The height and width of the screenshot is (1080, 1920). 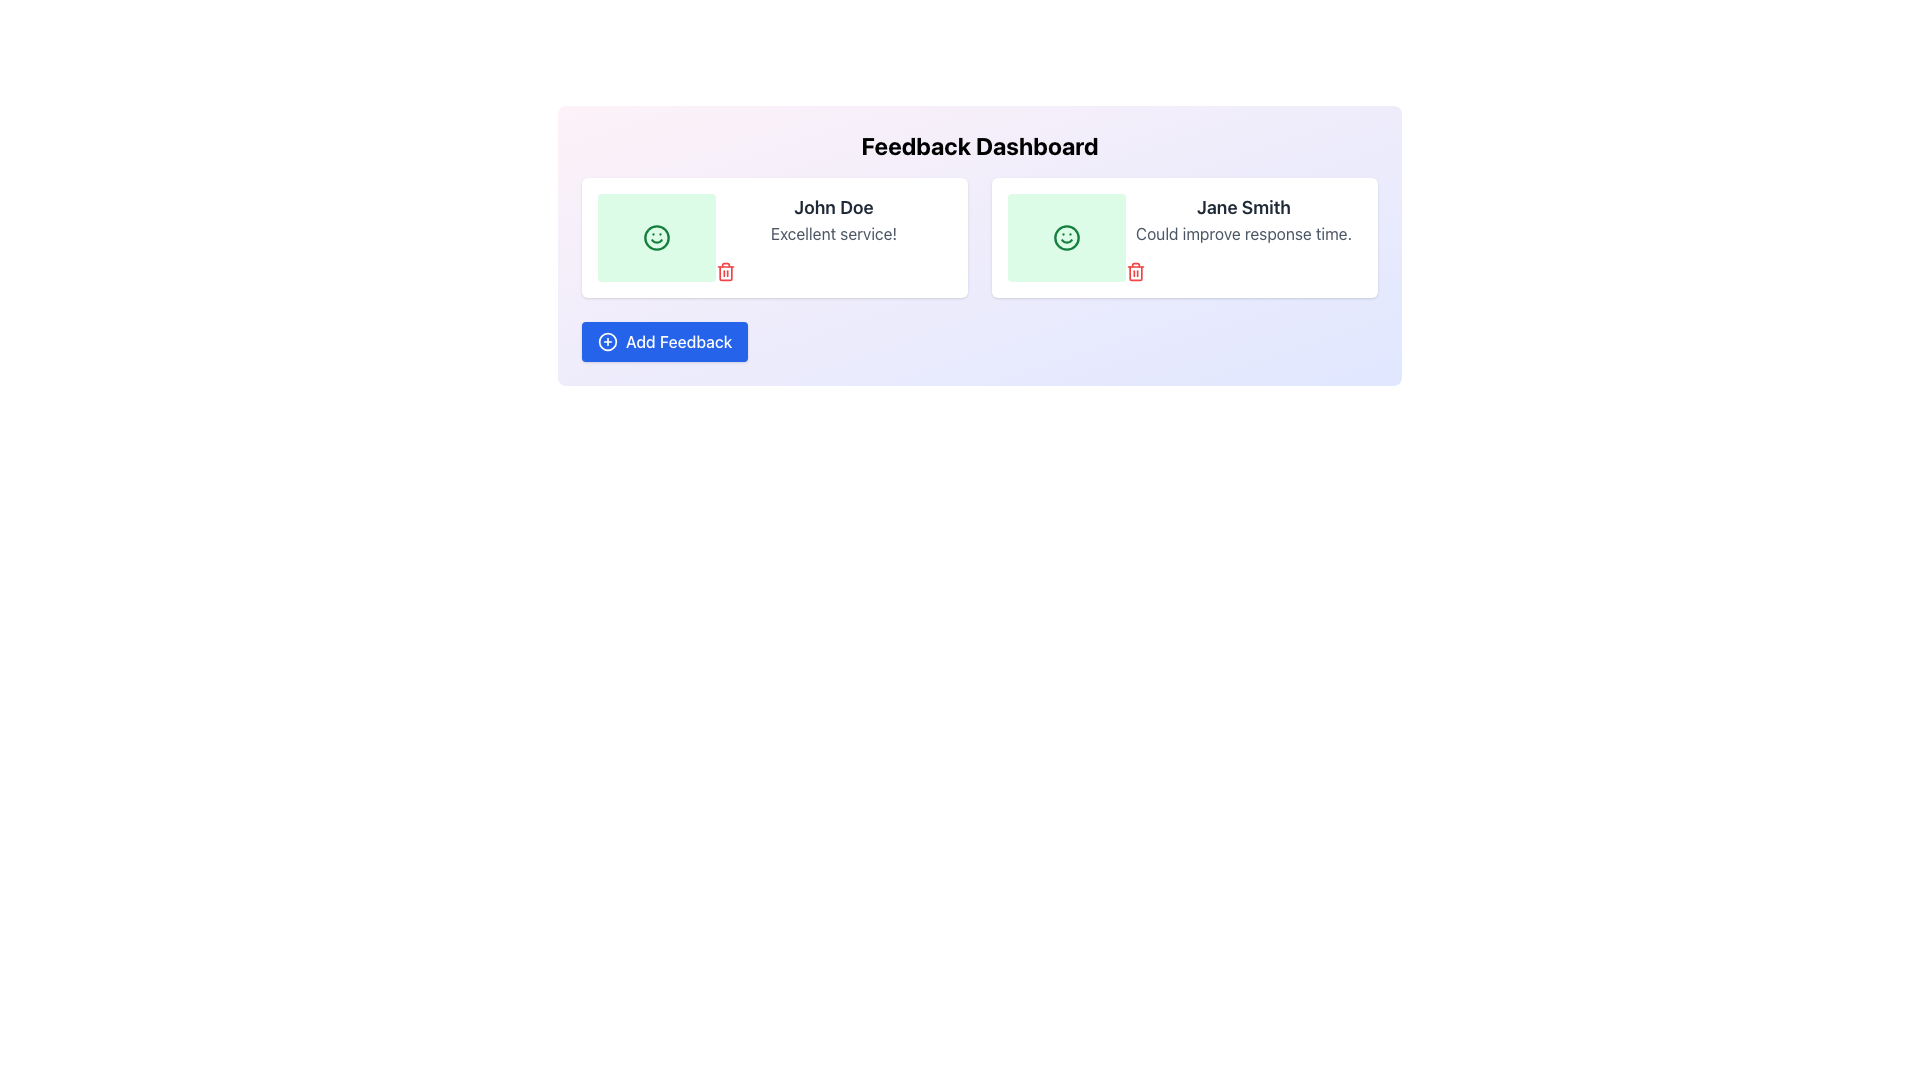 What do you see at coordinates (1242, 233) in the screenshot?
I see `gray text label that says 'Could improve response time.' located within the right-hand side feedback card below the user's name 'Jane Smith' and above a small trash icon` at bounding box center [1242, 233].